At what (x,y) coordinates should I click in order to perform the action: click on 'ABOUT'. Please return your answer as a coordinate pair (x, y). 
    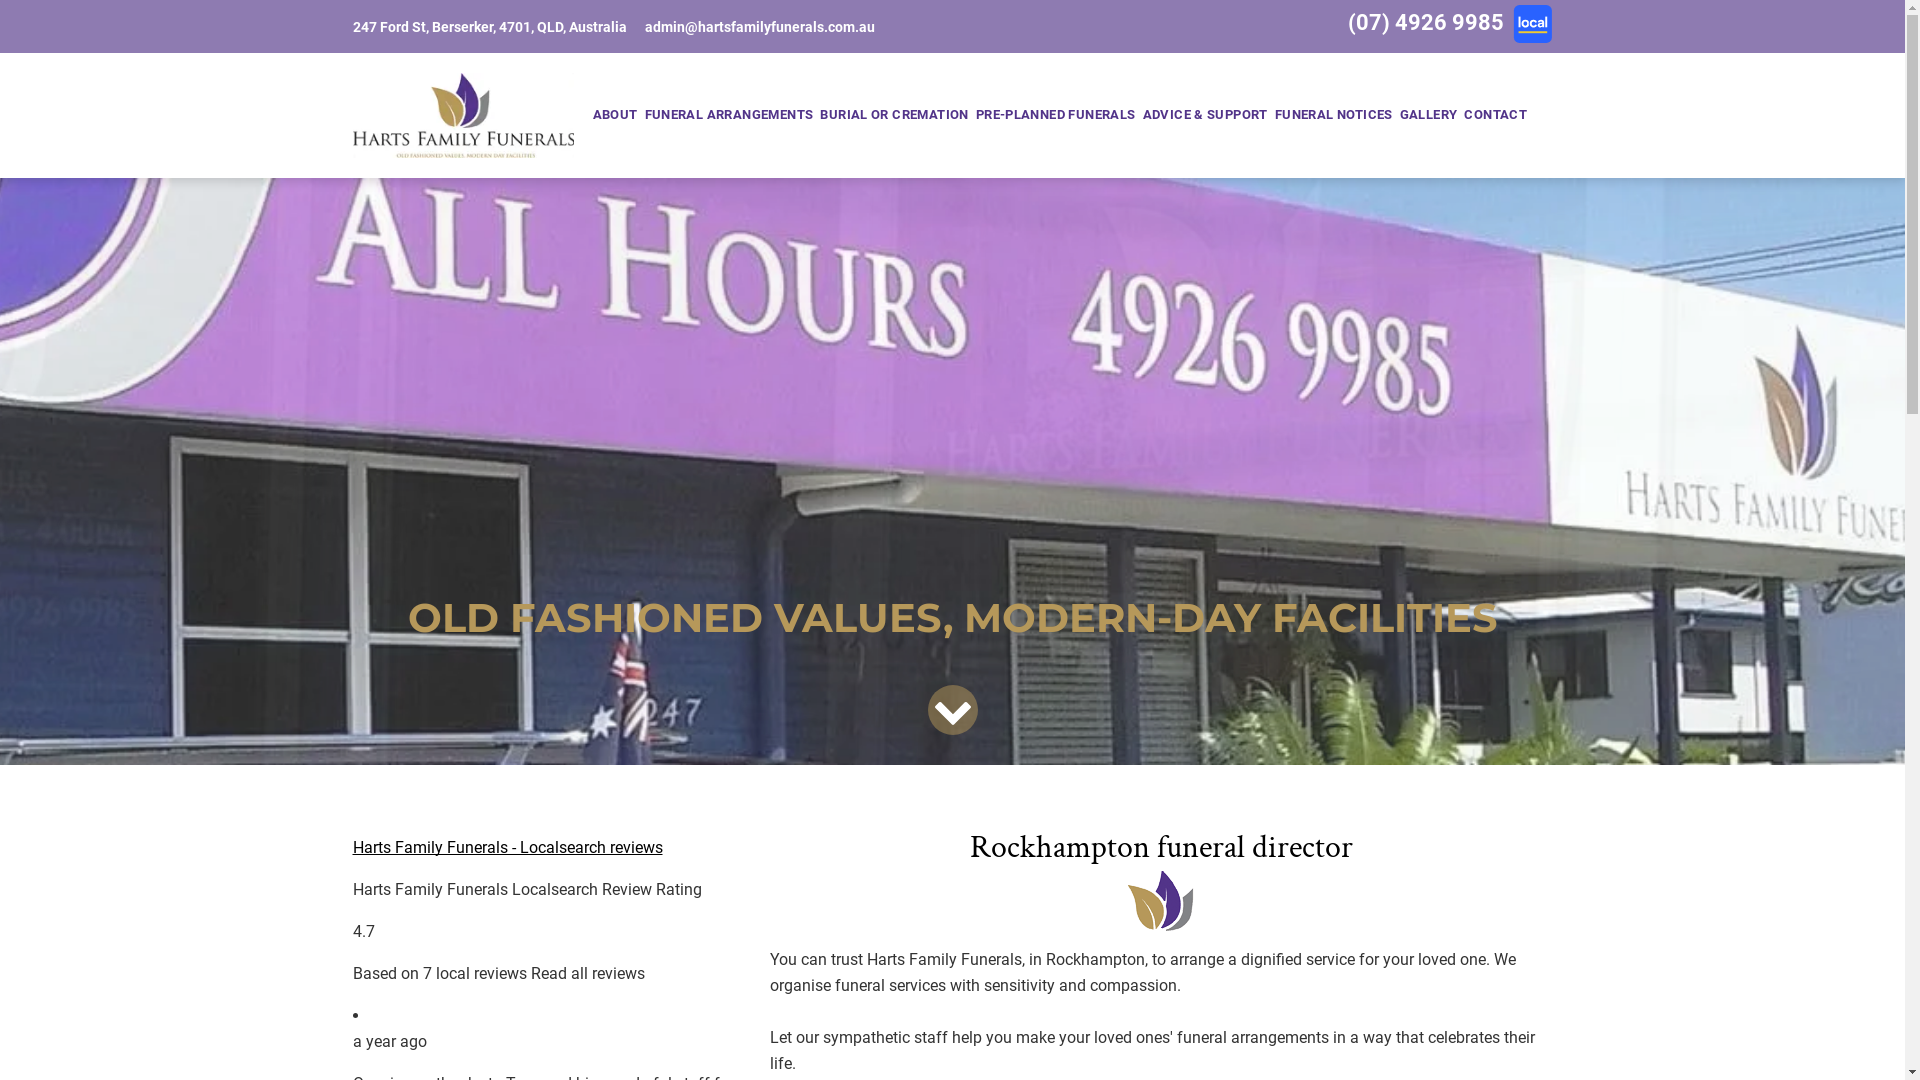
    Looking at the image, I should click on (613, 115).